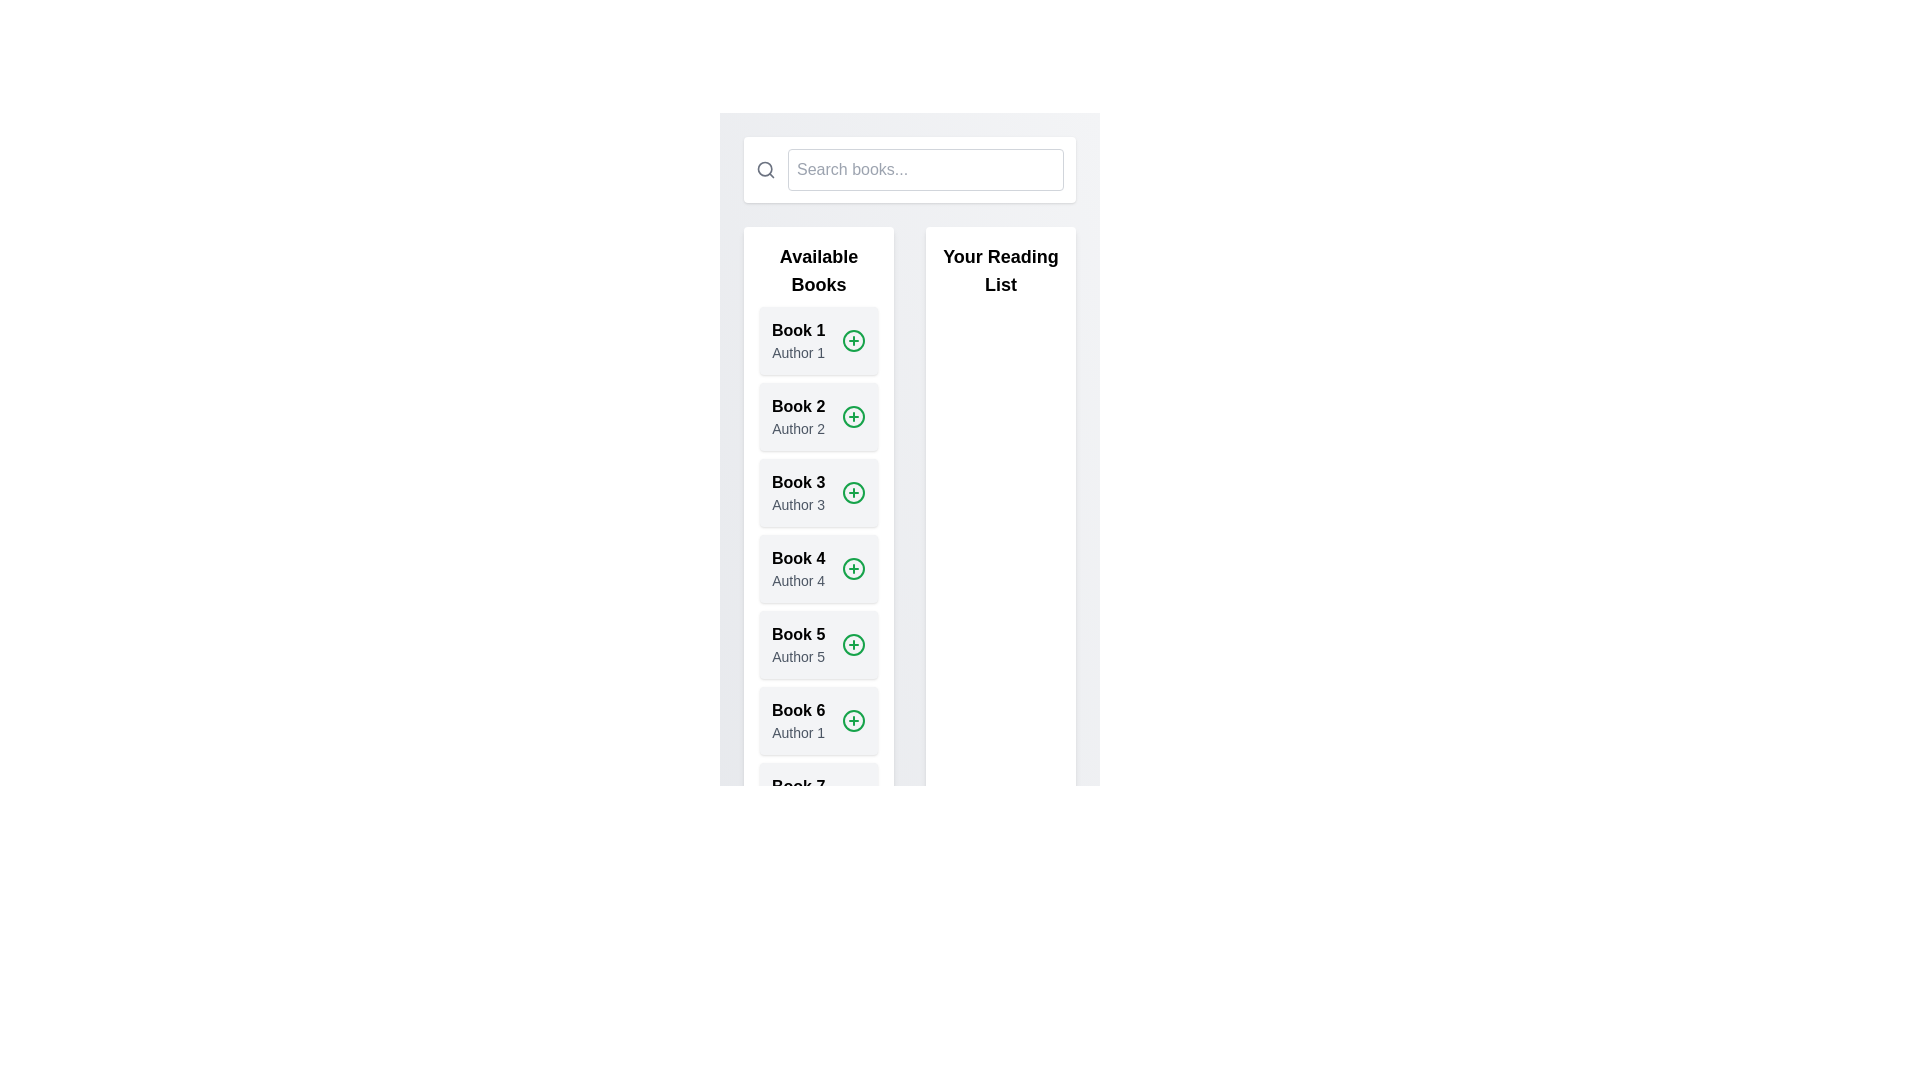  Describe the element at coordinates (797, 504) in the screenshot. I see `the text label indicating the author of 'Book 3', which is positioned directly under the bold 'Book 3' text in the left column of the interface` at that location.